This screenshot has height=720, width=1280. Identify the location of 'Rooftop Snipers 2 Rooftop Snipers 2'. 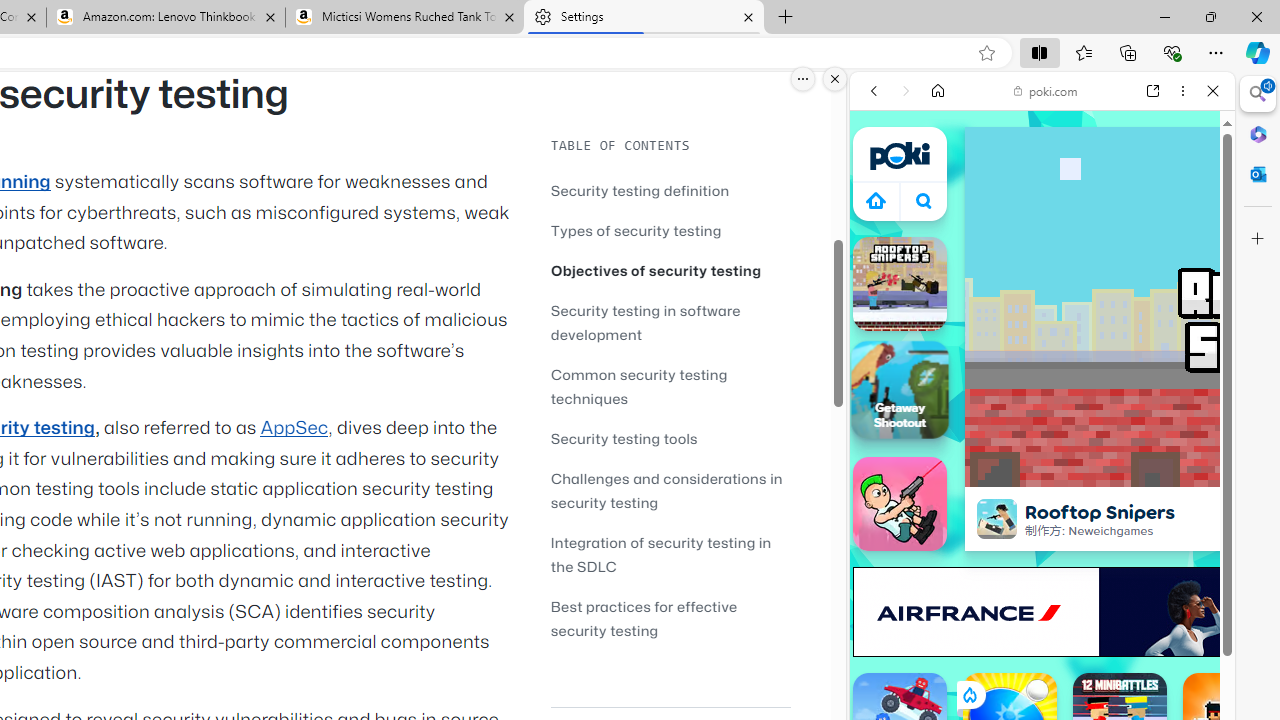
(898, 284).